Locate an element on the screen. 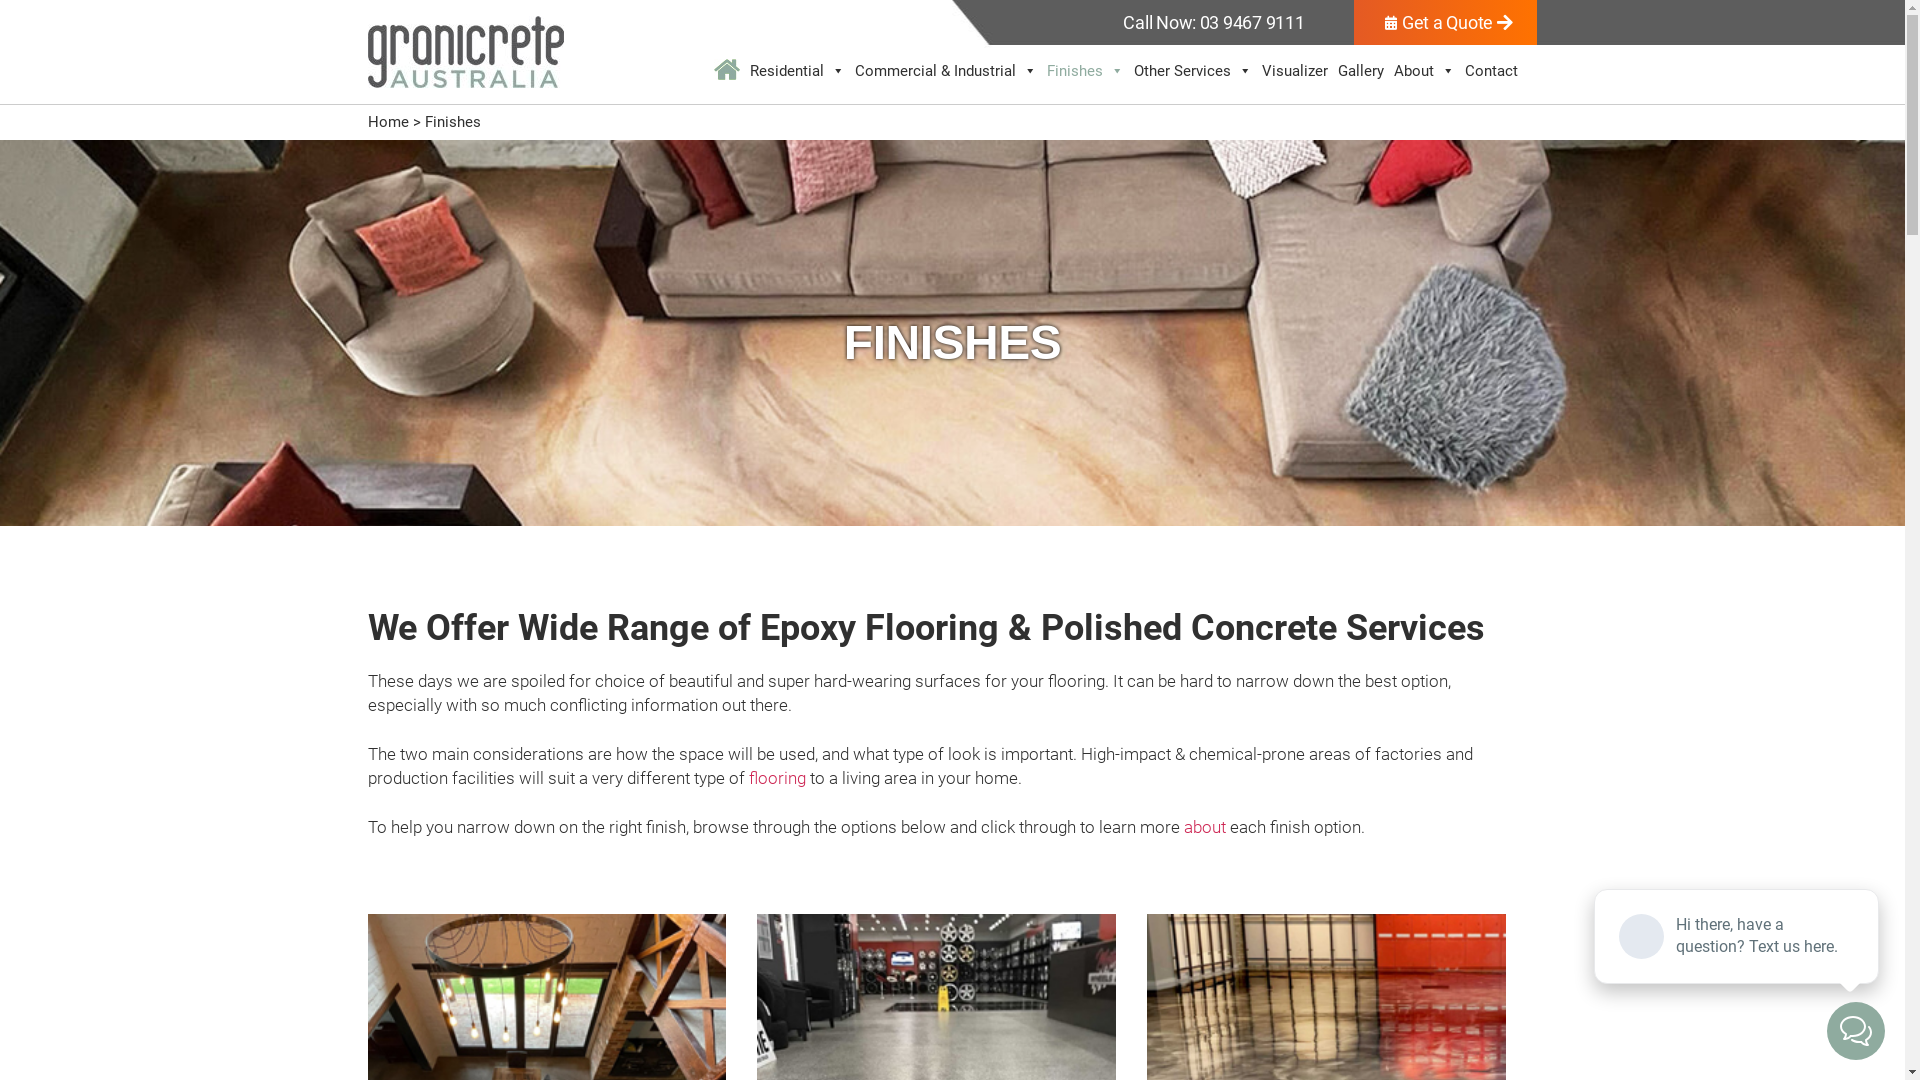 This screenshot has height=1080, width=1920. 'Residential' is located at coordinates (796, 69).